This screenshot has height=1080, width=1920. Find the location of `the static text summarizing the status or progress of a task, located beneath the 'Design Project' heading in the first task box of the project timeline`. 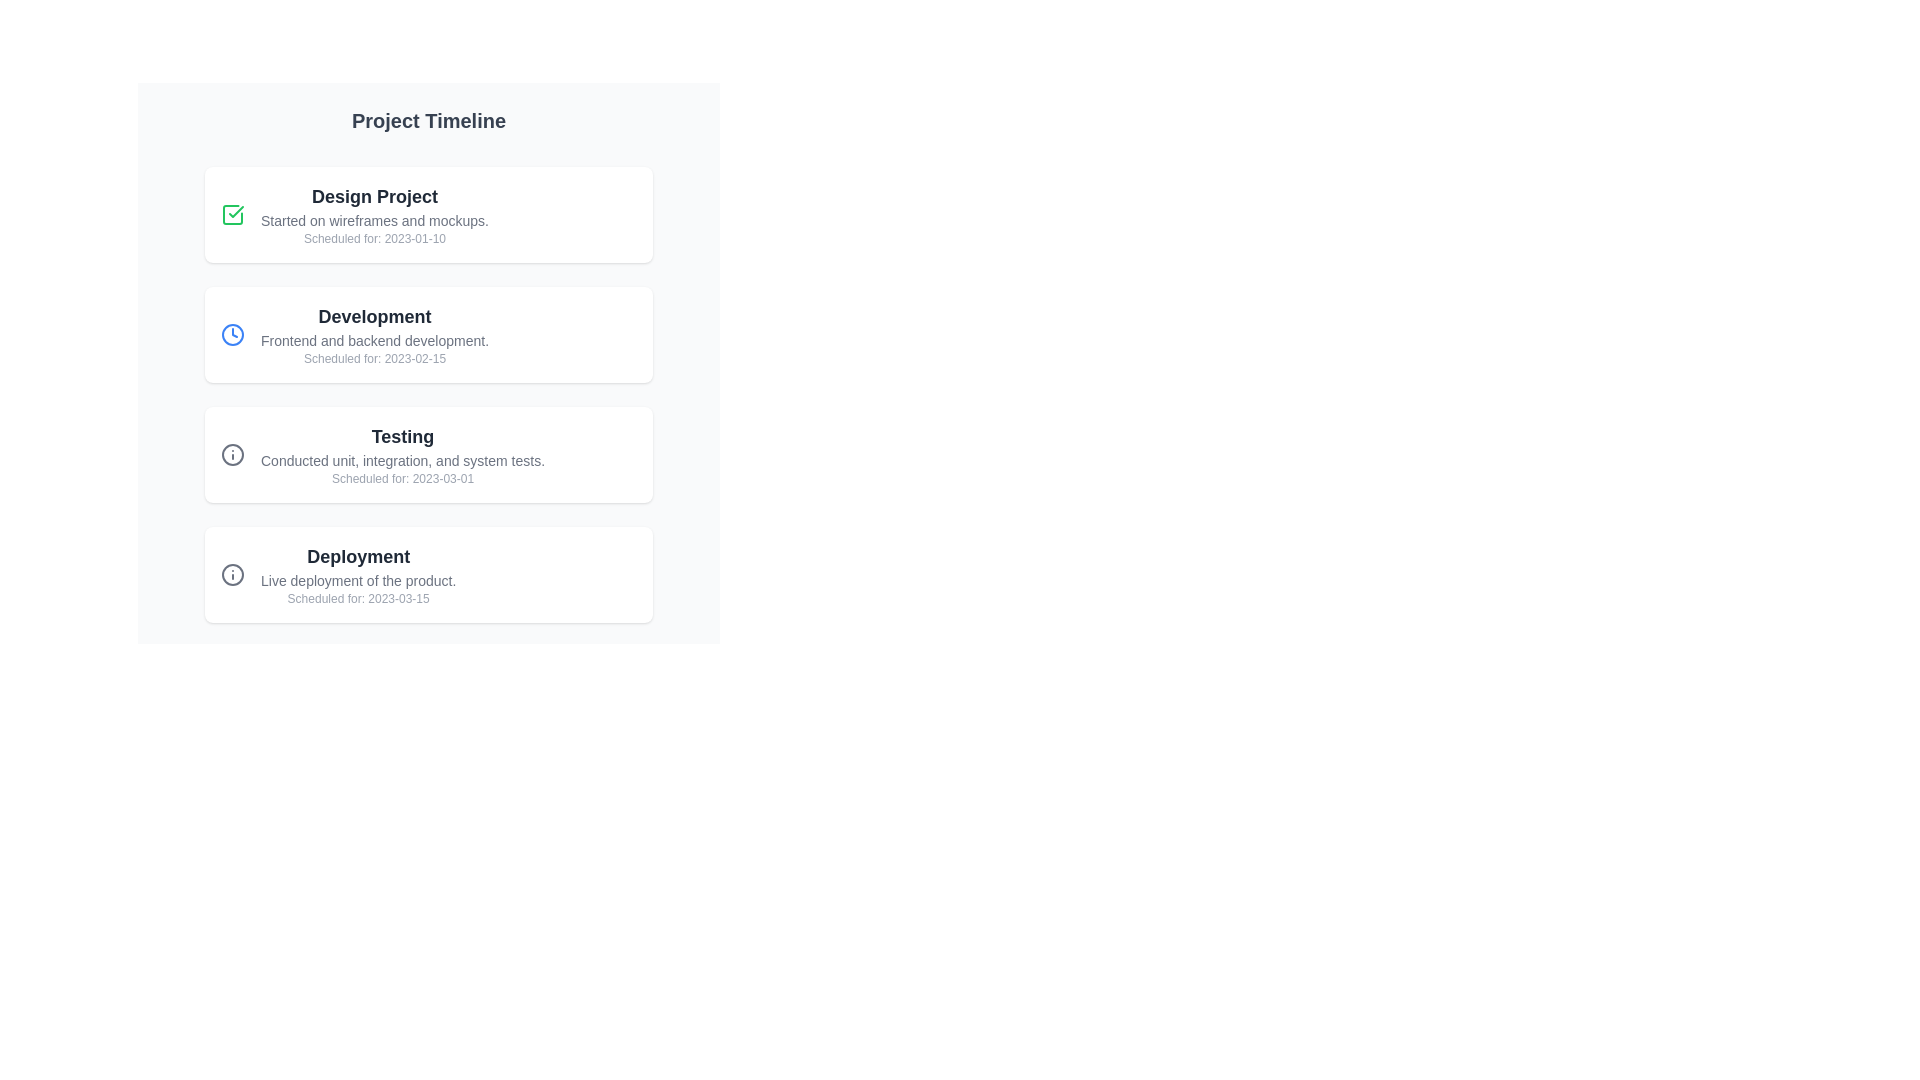

the static text summarizing the status or progress of a task, located beneath the 'Design Project' heading in the first task box of the project timeline is located at coordinates (374, 220).